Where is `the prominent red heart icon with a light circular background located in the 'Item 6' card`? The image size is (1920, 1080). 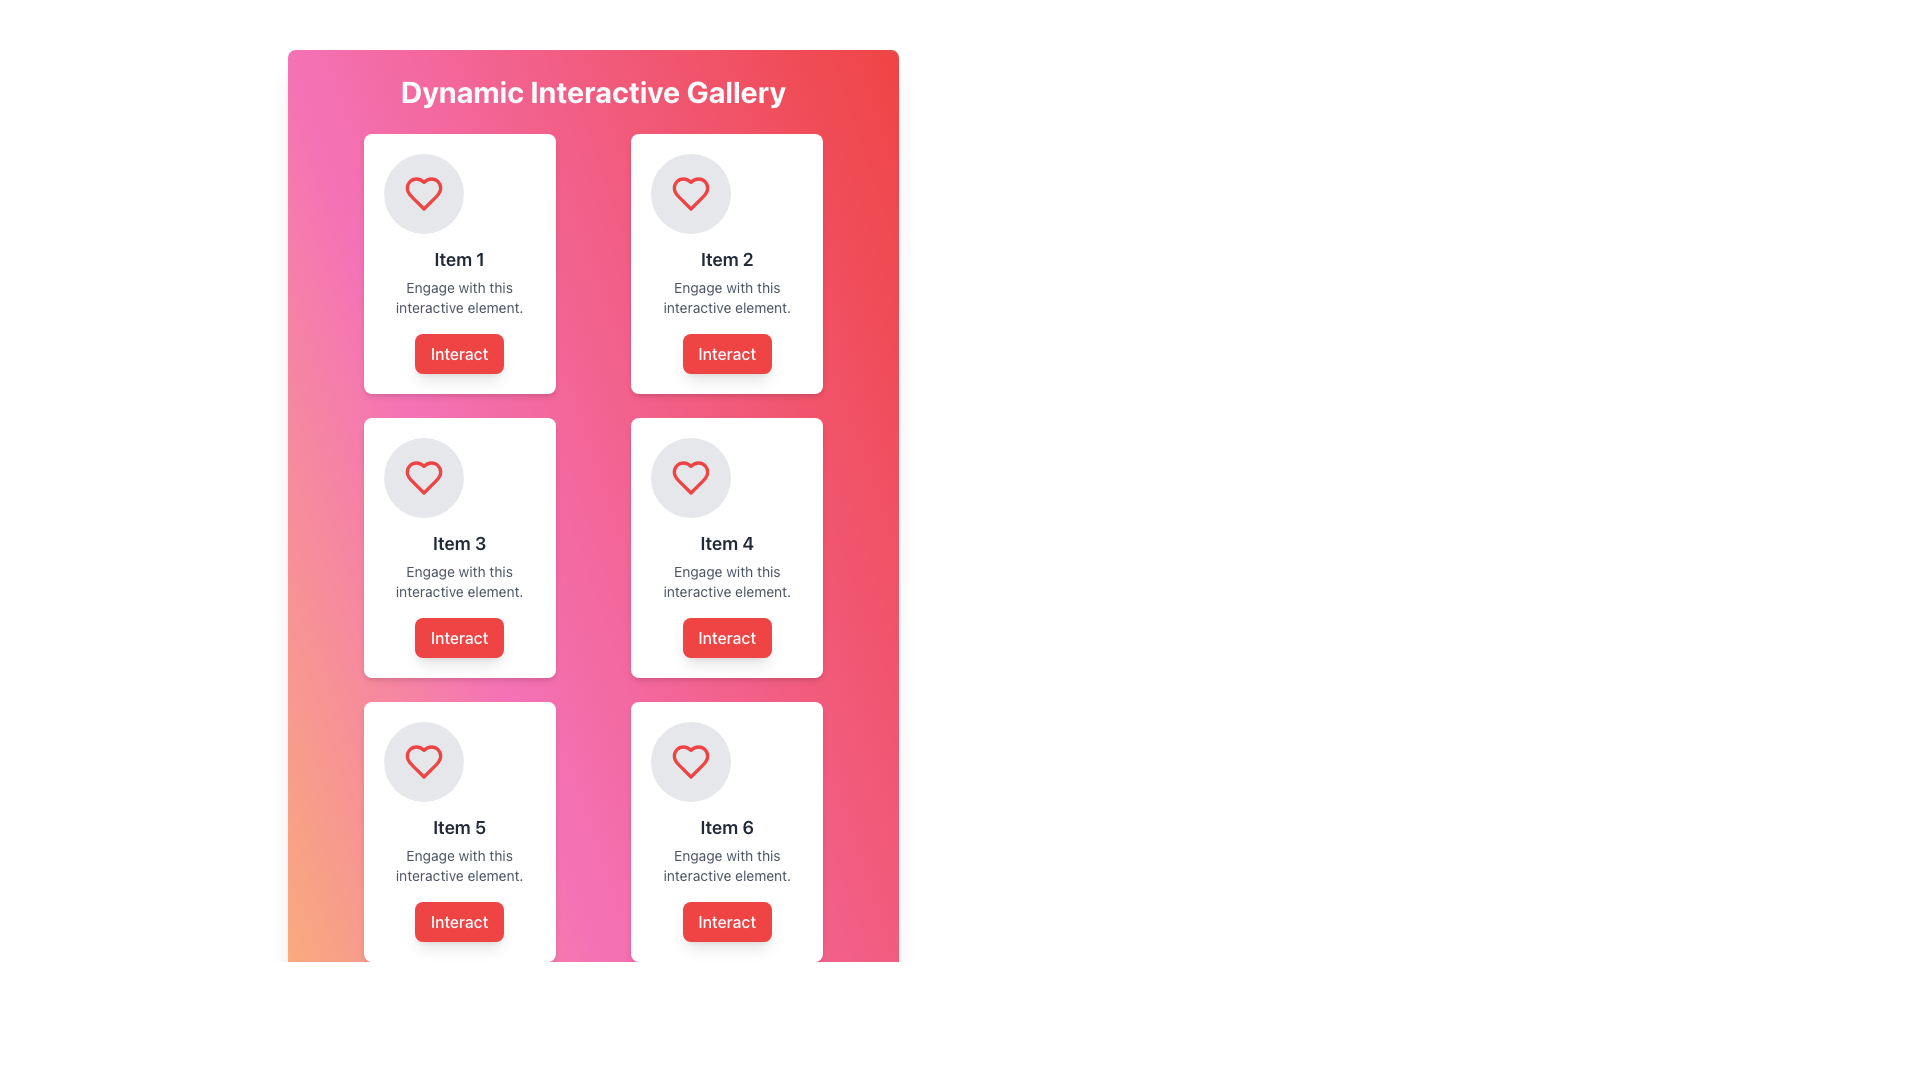
the prominent red heart icon with a light circular background located in the 'Item 6' card is located at coordinates (691, 1044).